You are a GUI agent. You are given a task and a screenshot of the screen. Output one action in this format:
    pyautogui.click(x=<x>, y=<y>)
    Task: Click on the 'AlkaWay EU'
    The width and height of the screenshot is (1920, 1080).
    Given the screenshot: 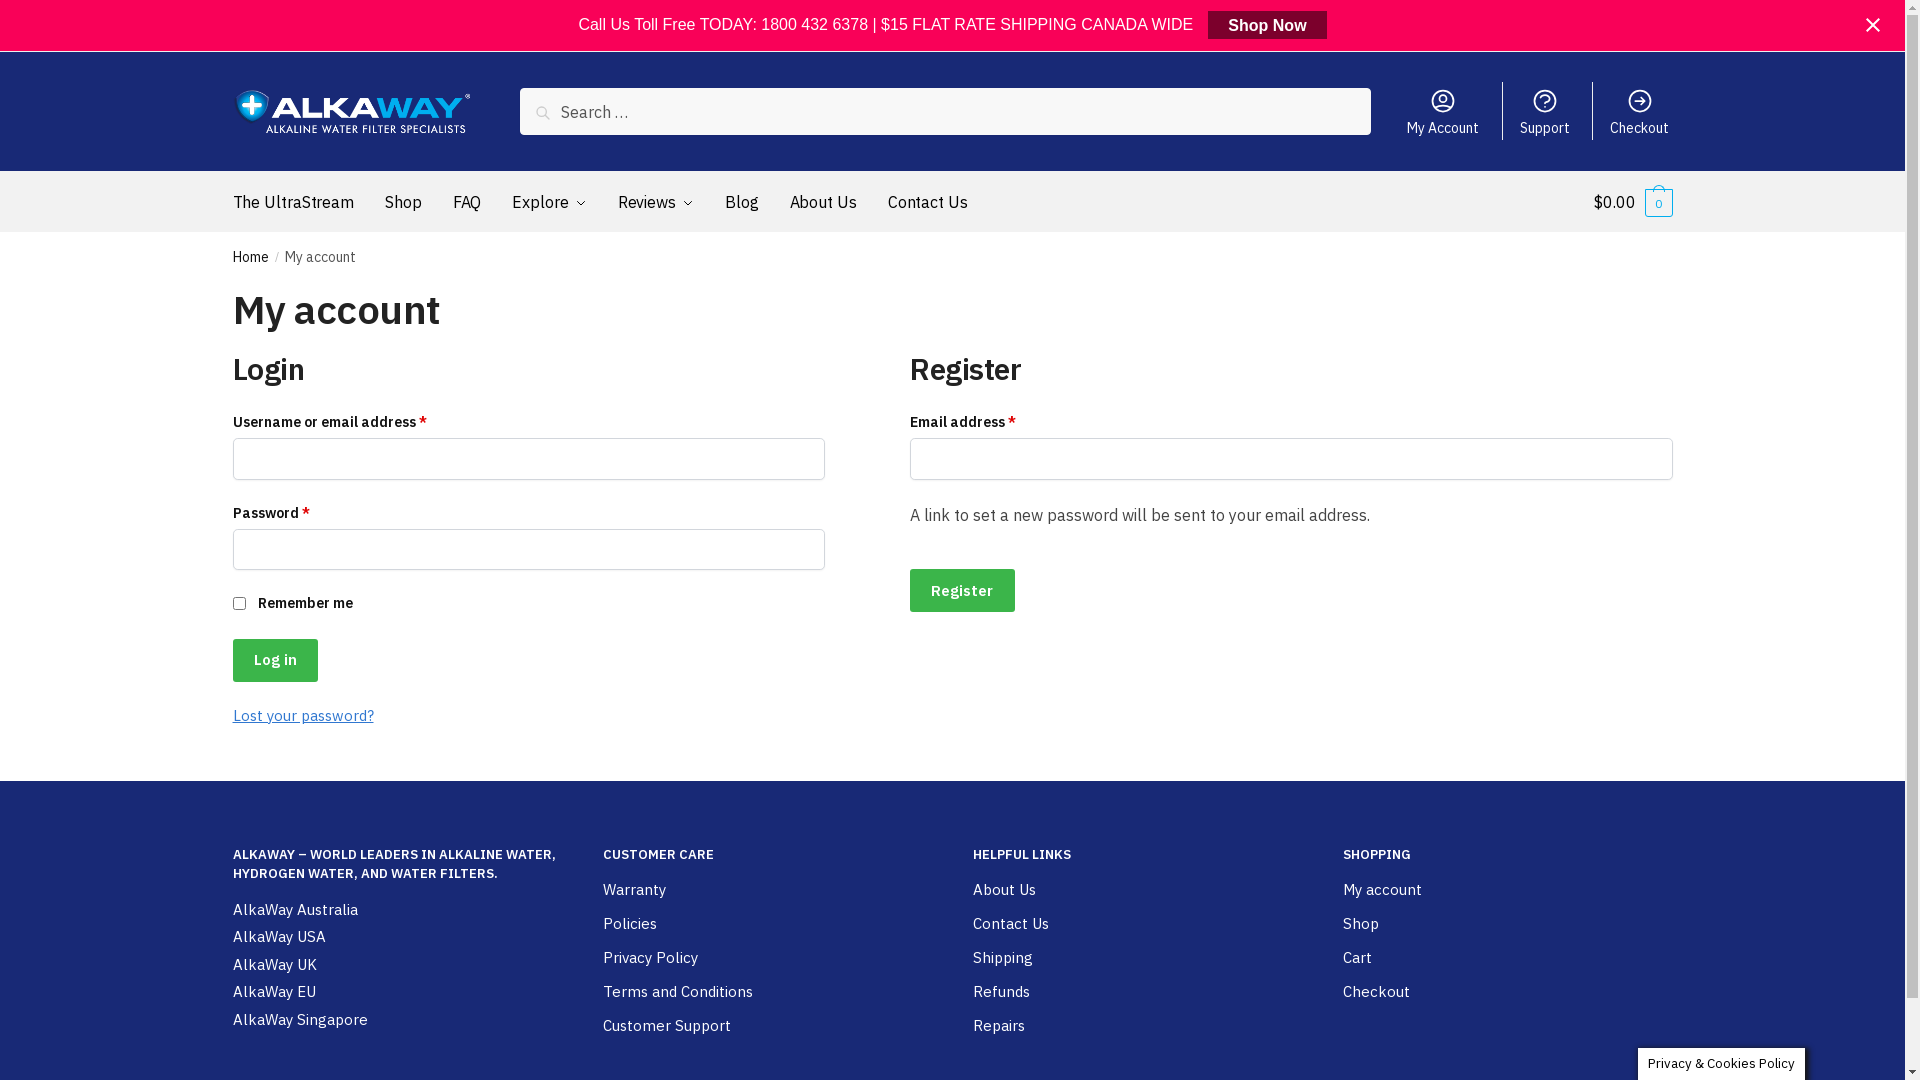 What is the action you would take?
    pyautogui.click(x=231, y=992)
    